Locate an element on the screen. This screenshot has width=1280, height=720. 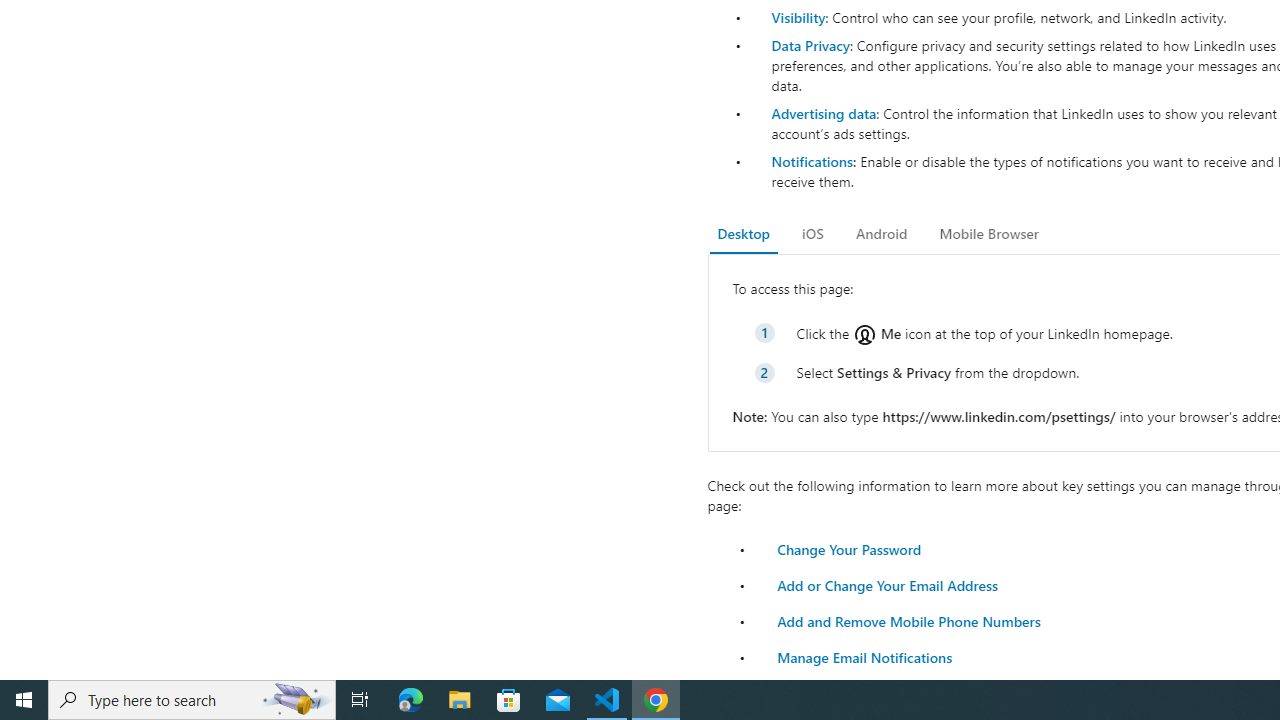
'Change Your Password' is located at coordinates (849, 549).